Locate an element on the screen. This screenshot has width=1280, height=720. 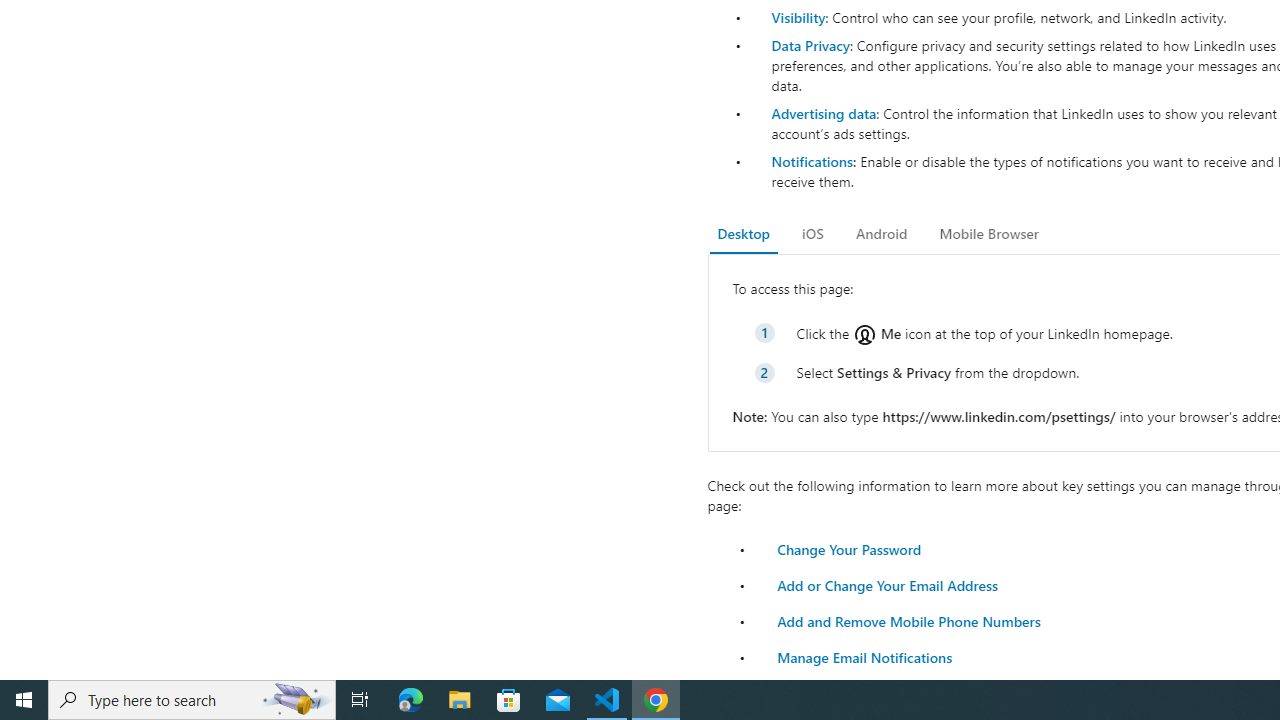
'Change Your Password' is located at coordinates (849, 549).